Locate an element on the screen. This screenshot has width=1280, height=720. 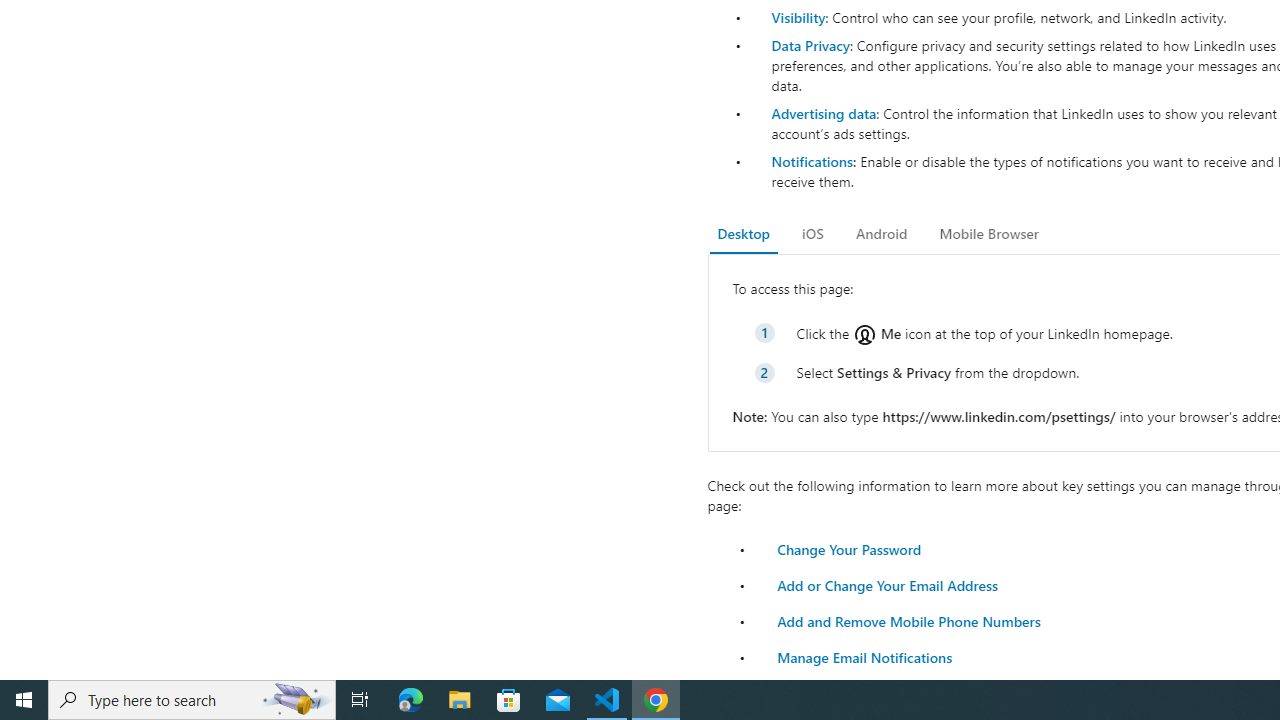
'Change Your Password' is located at coordinates (849, 549).